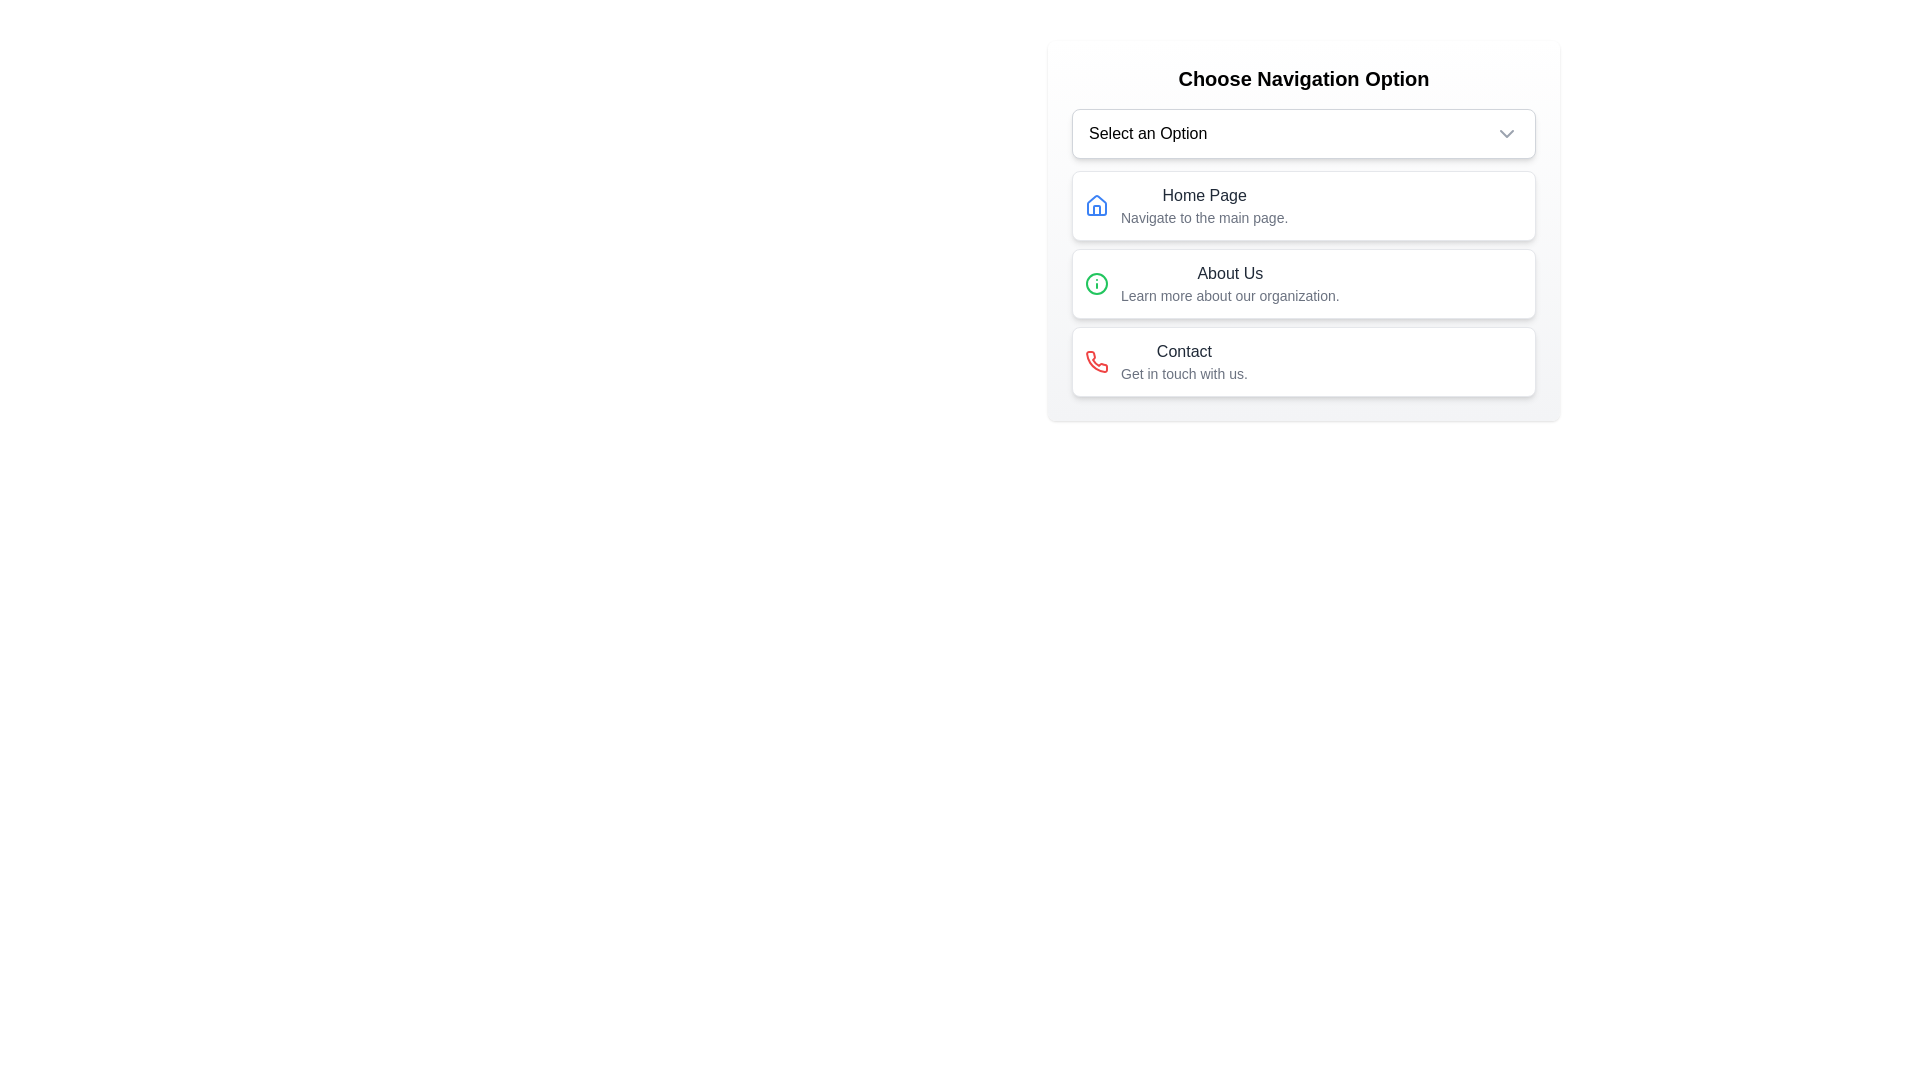 The height and width of the screenshot is (1080, 1920). What do you see at coordinates (1184, 374) in the screenshot?
I see `the text label that reads 'Get in touch with us.' which is styled in gray (#gray-500) and positioned below the 'Contact' header in the Contact section of the navigation menu` at bounding box center [1184, 374].